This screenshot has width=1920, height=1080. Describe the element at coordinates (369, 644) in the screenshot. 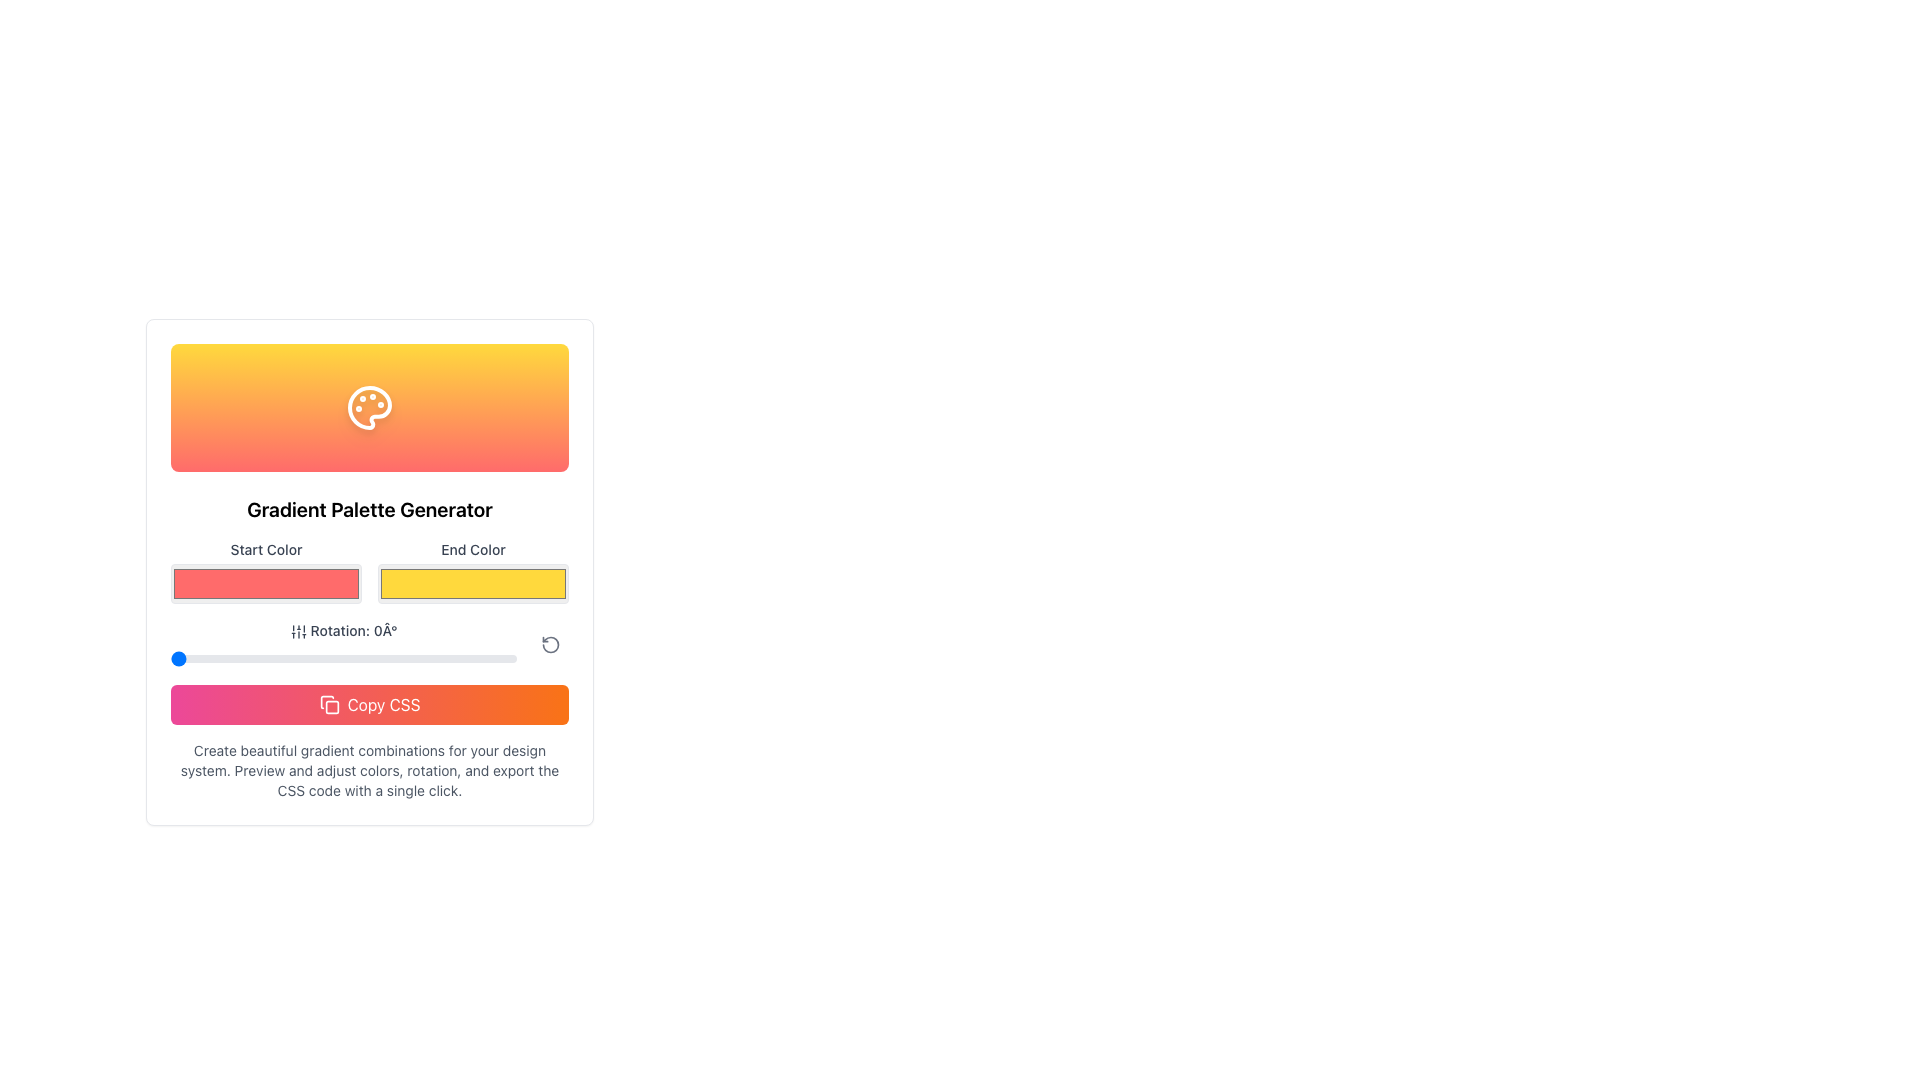

I see `the blue circle of the horizontal slider labeled 'Rotation: 0°'` at that location.